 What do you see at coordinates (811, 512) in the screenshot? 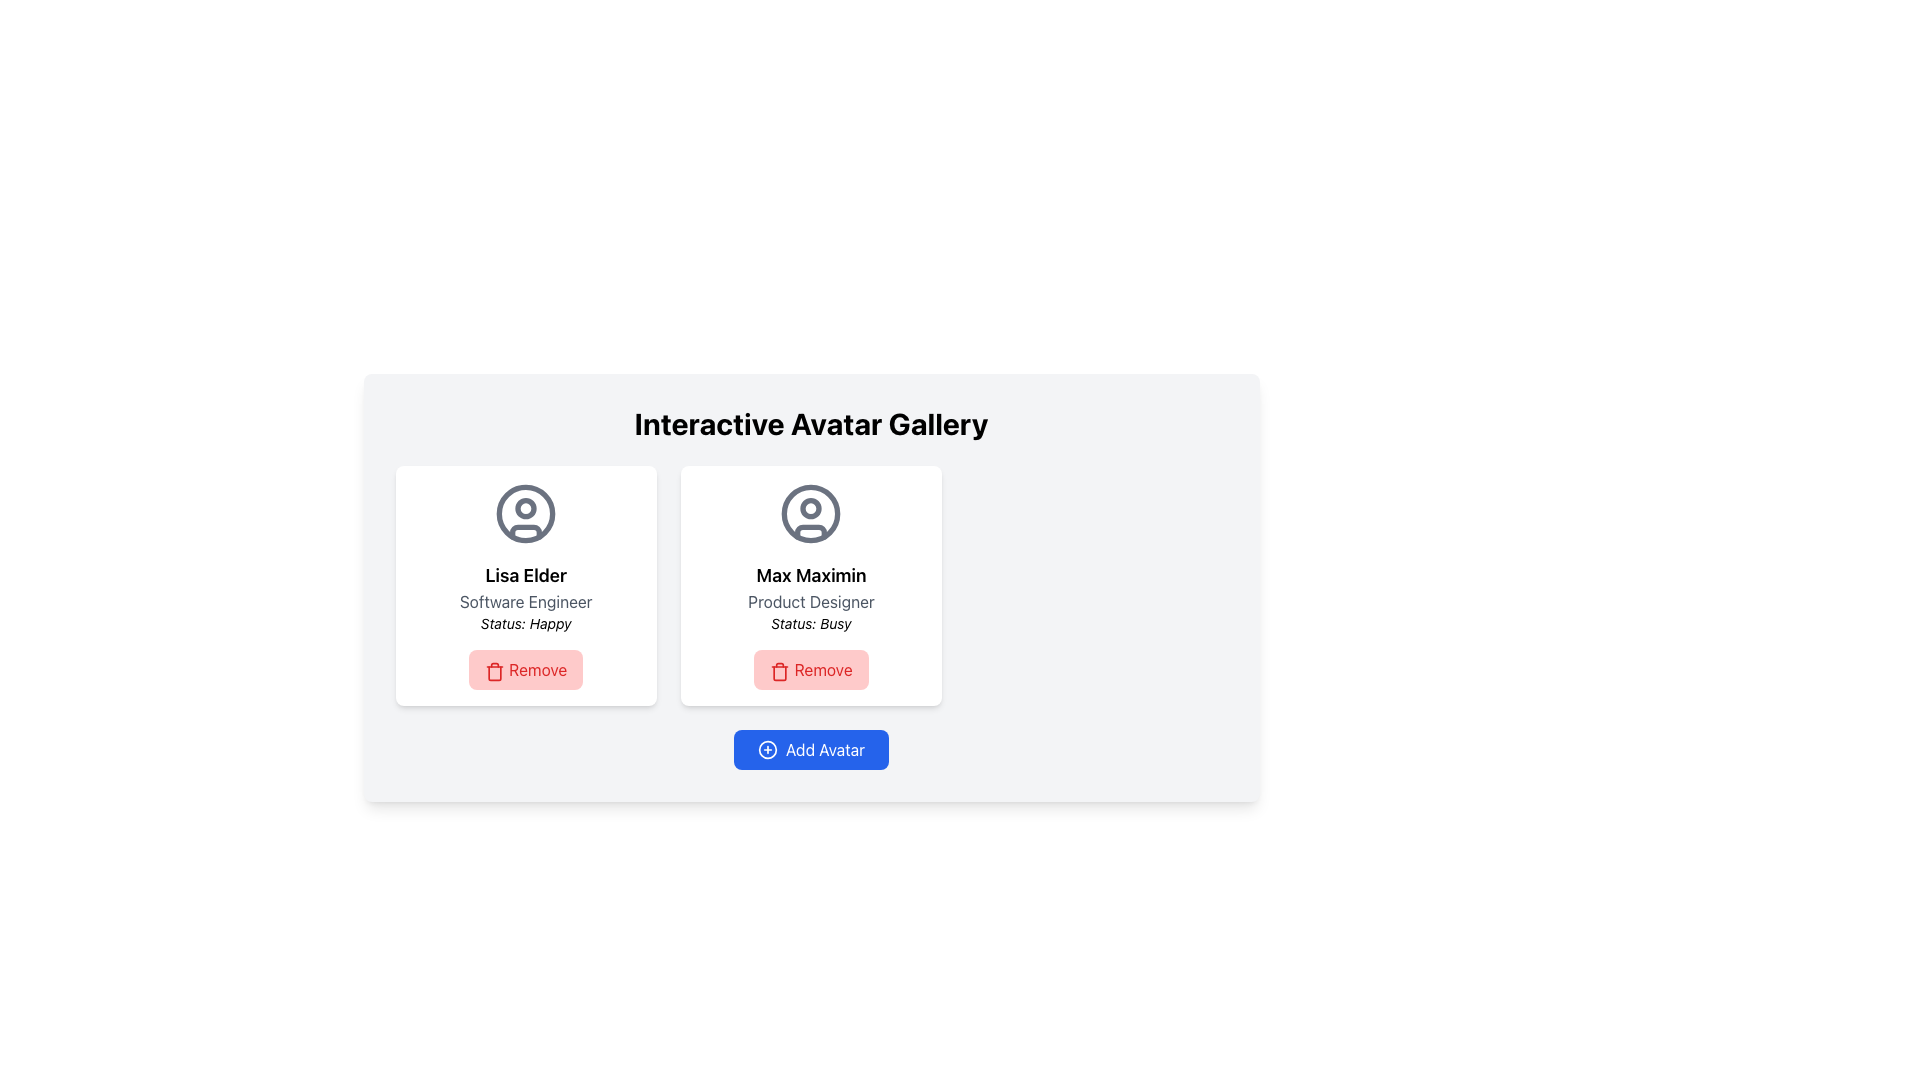
I see `circular SVG component that serves as the outer boundary of the avatar icon on the second profile card in the user profile display area` at bounding box center [811, 512].